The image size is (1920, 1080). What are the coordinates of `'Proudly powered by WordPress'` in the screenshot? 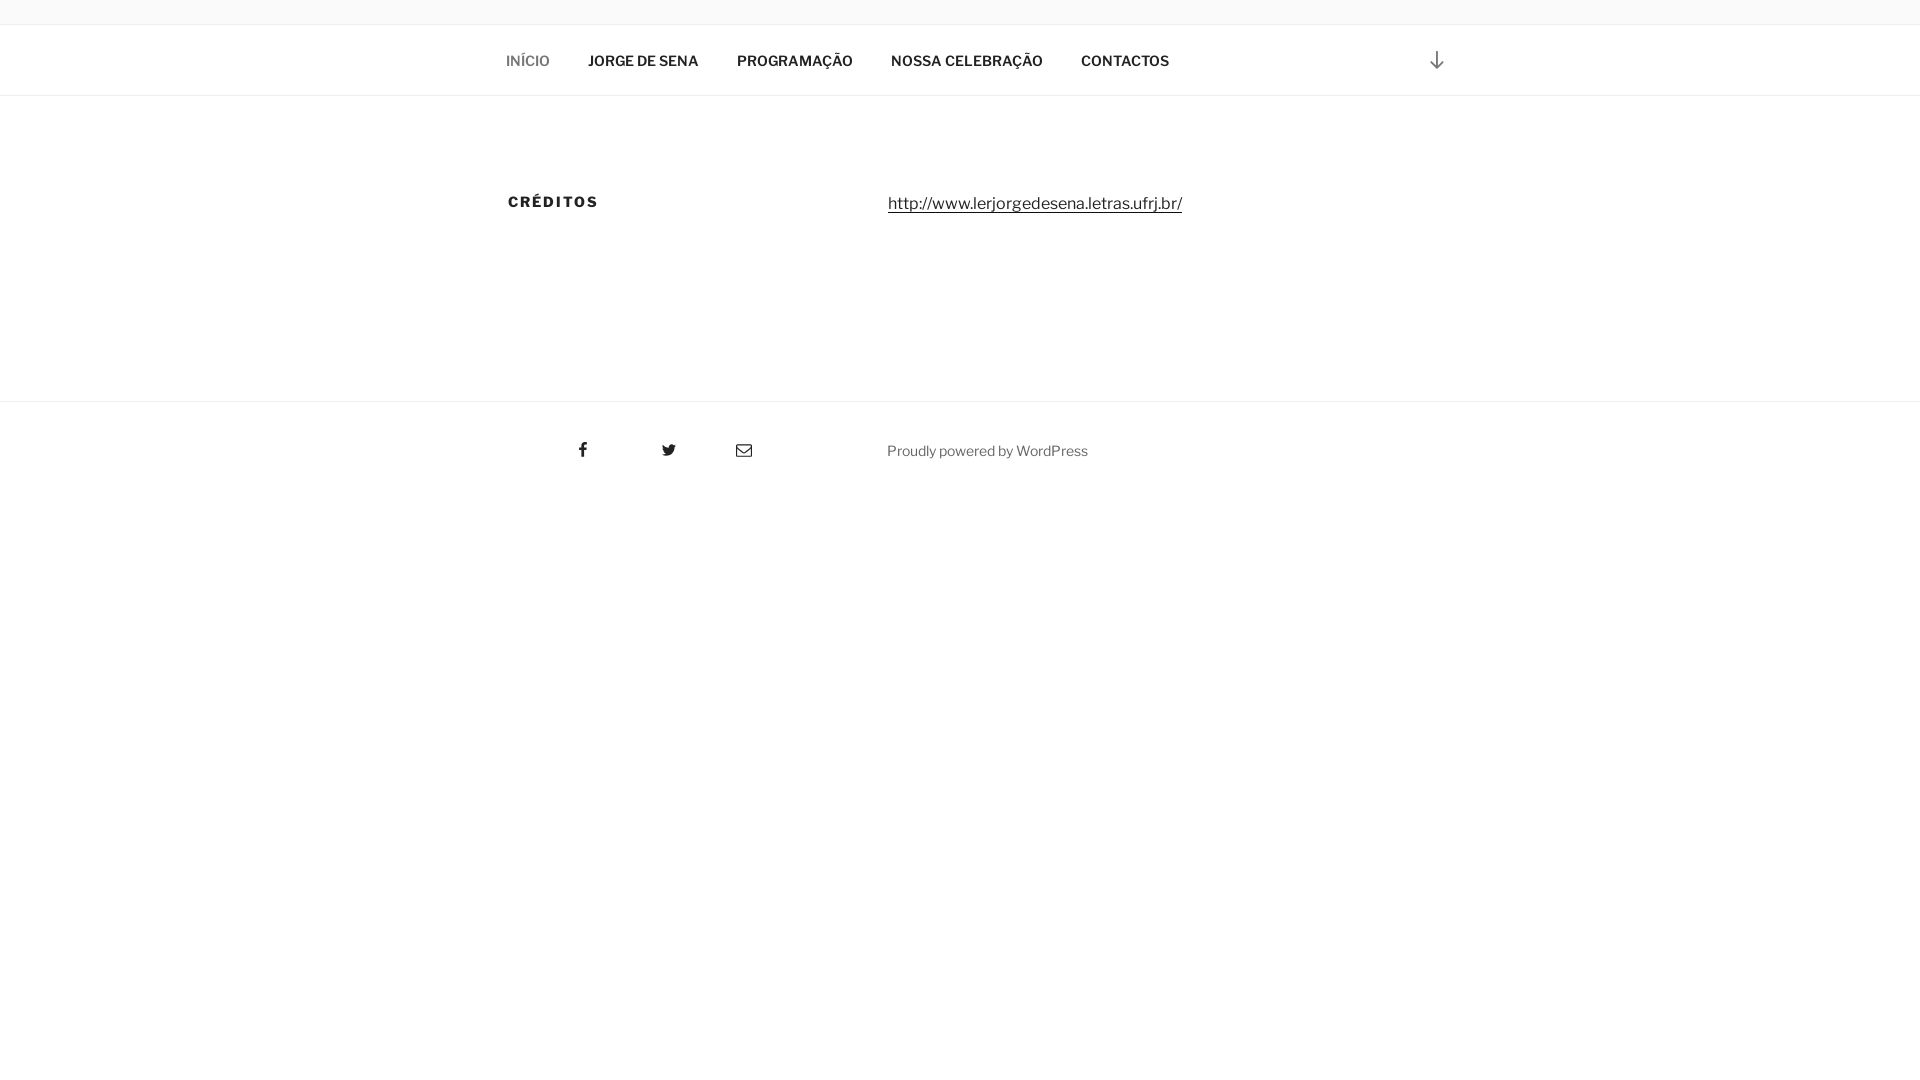 It's located at (987, 450).